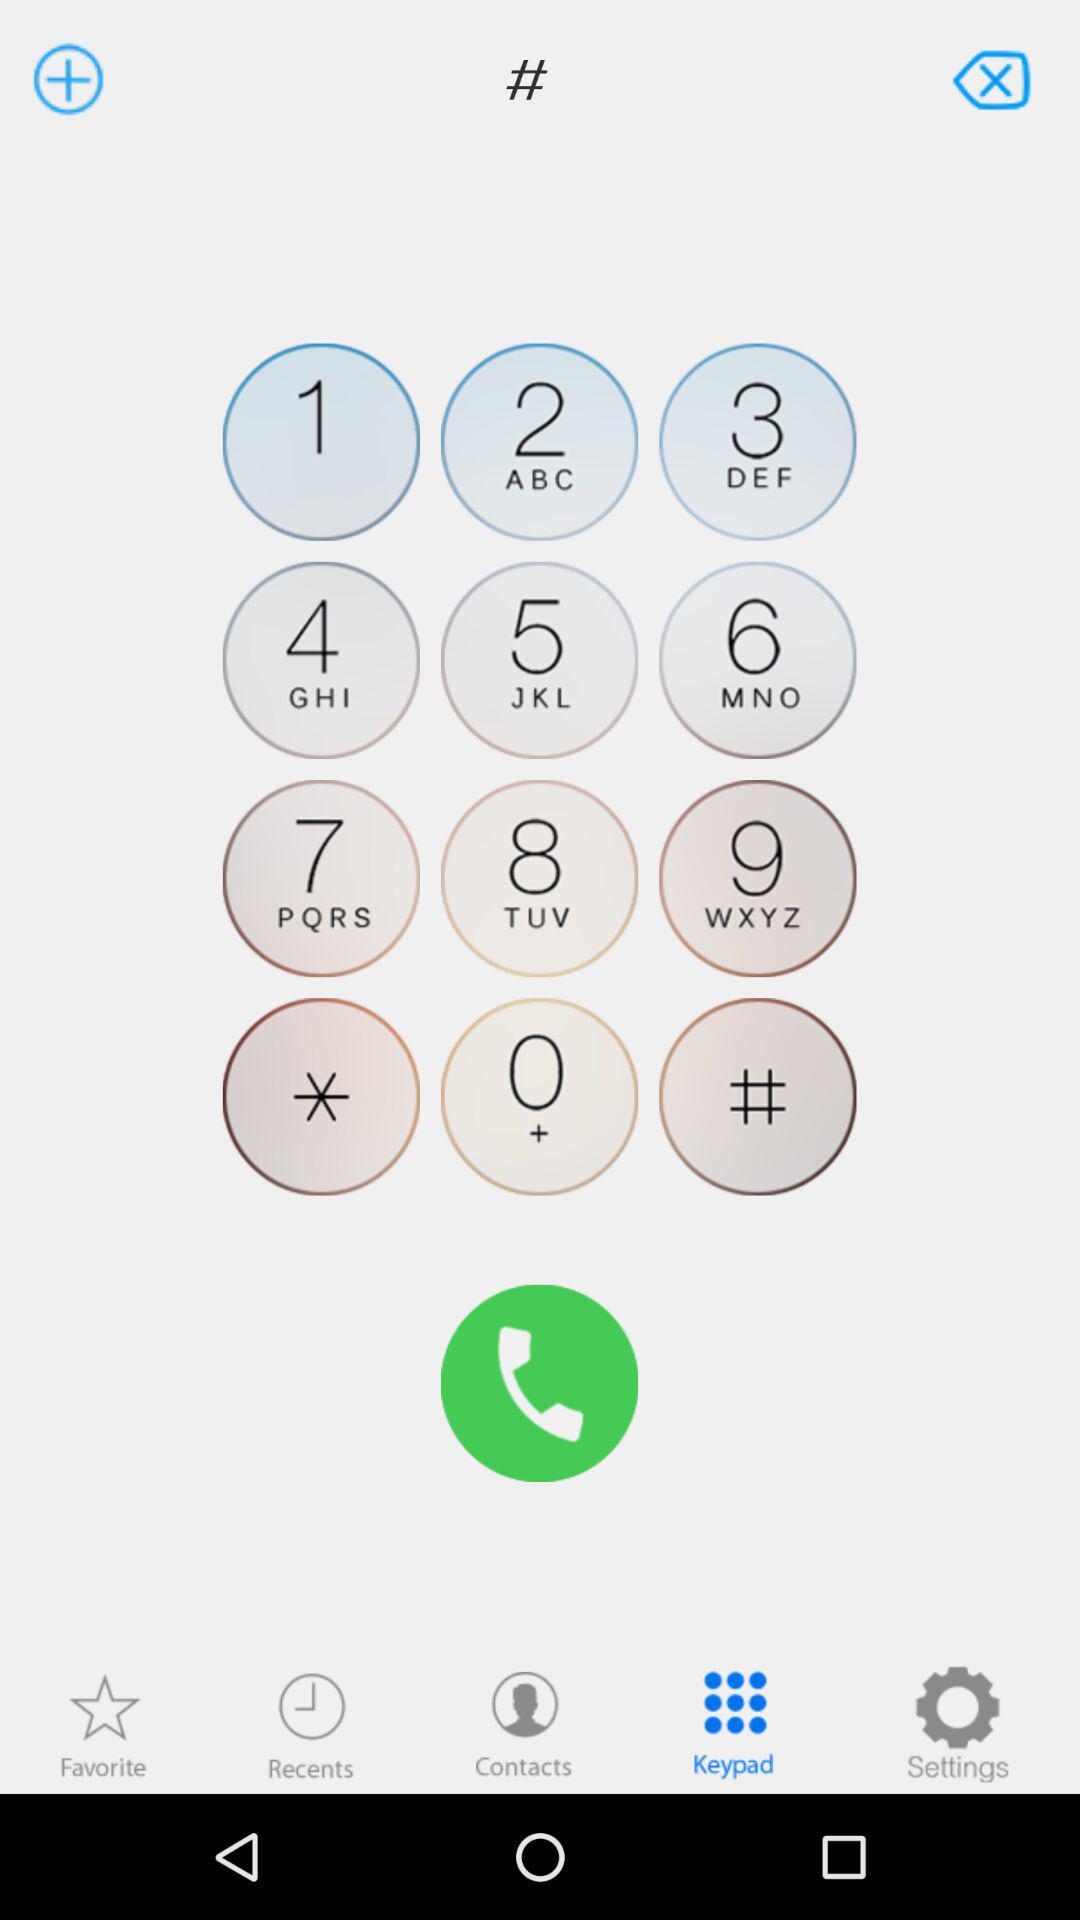 Image resolution: width=1080 pixels, height=1920 pixels. I want to click on app next to the # icon, so click(994, 78).